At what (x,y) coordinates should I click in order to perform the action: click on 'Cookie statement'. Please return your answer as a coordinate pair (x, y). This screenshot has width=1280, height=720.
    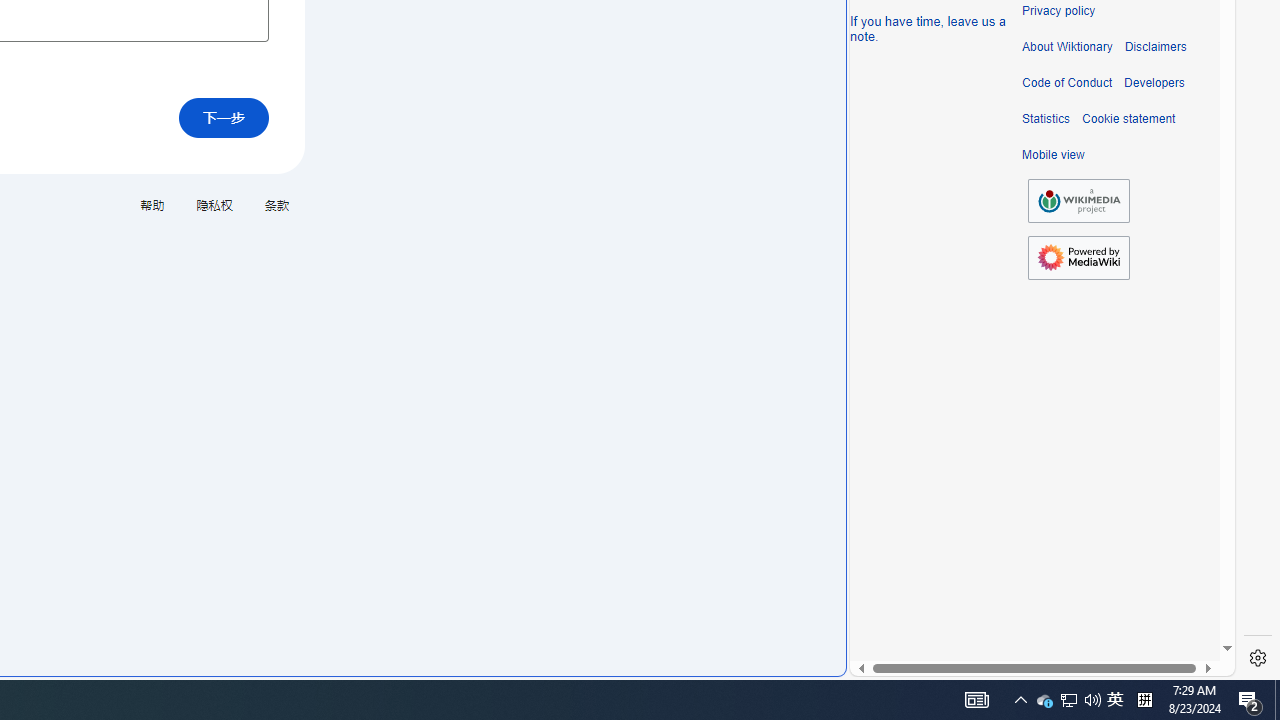
    Looking at the image, I should click on (1128, 119).